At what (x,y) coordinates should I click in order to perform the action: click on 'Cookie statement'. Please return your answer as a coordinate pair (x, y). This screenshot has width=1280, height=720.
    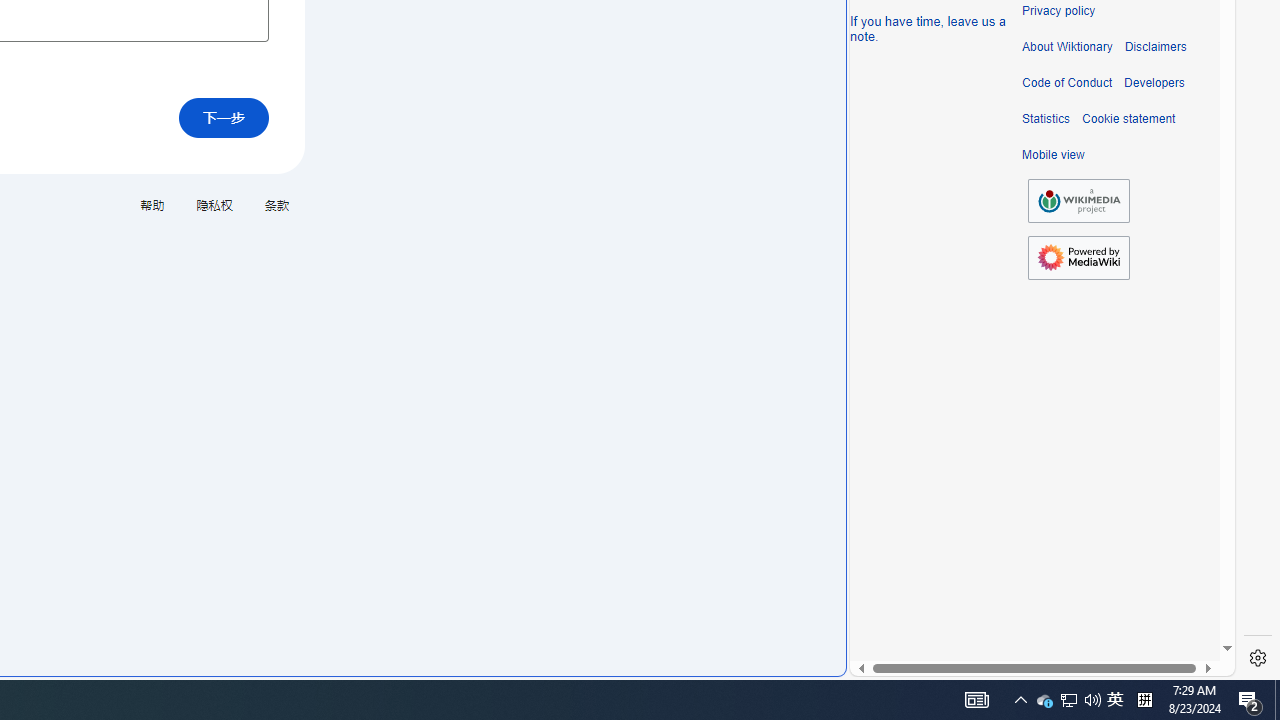
    Looking at the image, I should click on (1128, 119).